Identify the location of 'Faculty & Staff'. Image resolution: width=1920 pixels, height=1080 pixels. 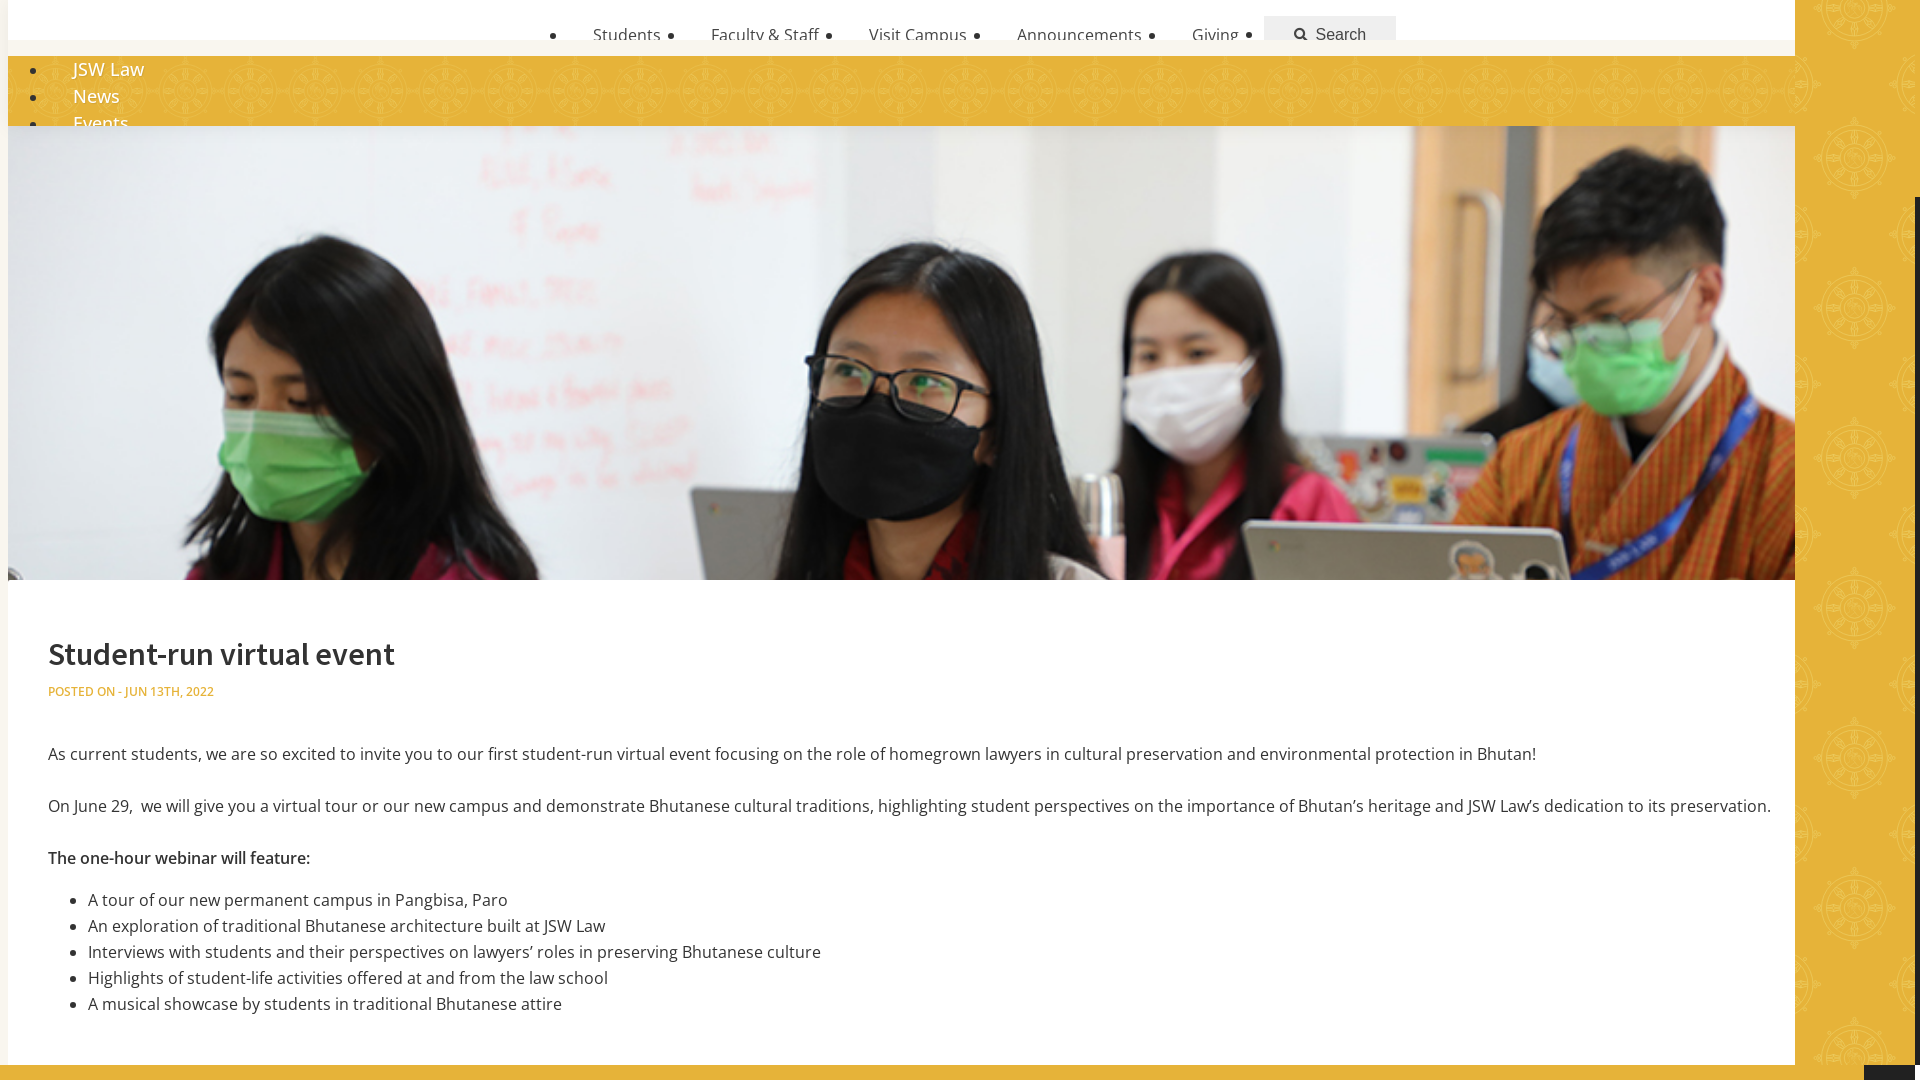
(763, 34).